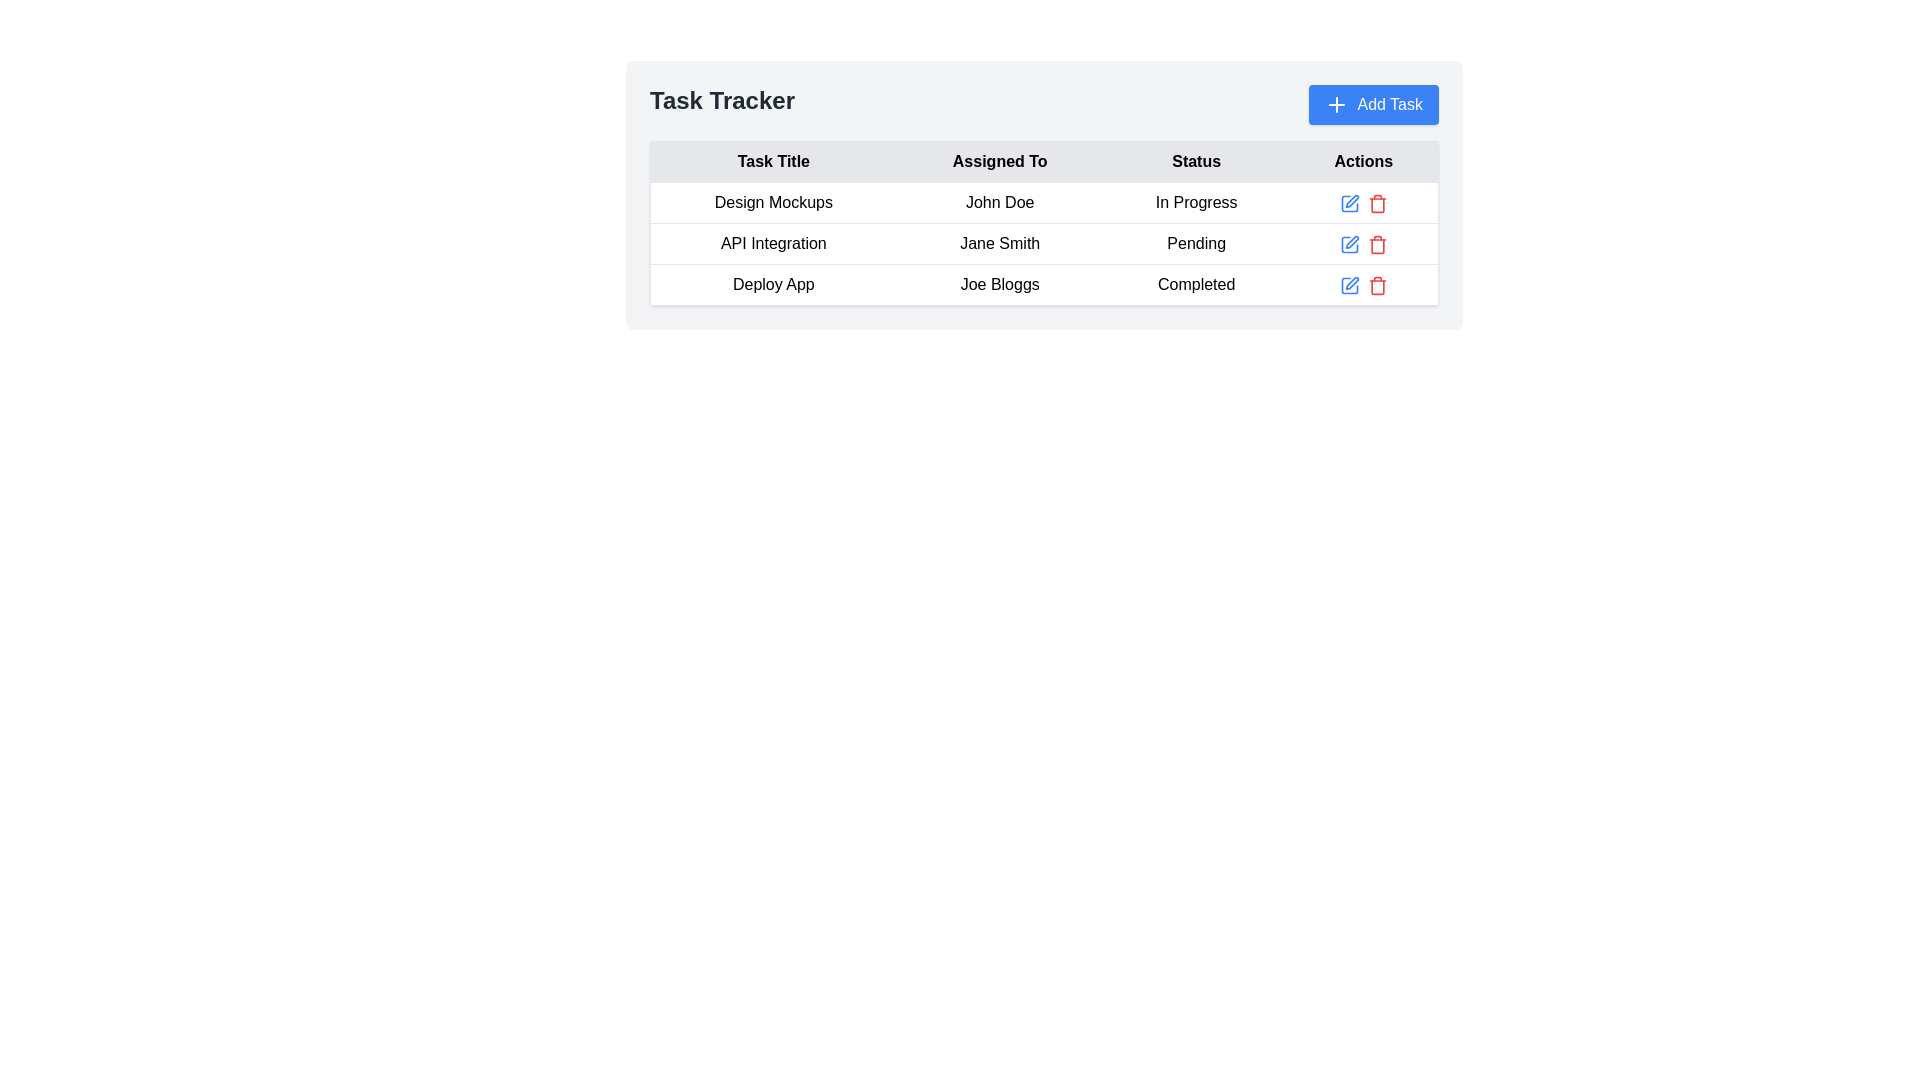 The height and width of the screenshot is (1080, 1920). What do you see at coordinates (1196, 285) in the screenshot?
I see `the text label displaying 'Completed' in the 'Status' column of the task titled 'Deploy App' assigned to 'Joe Bloggs'` at bounding box center [1196, 285].